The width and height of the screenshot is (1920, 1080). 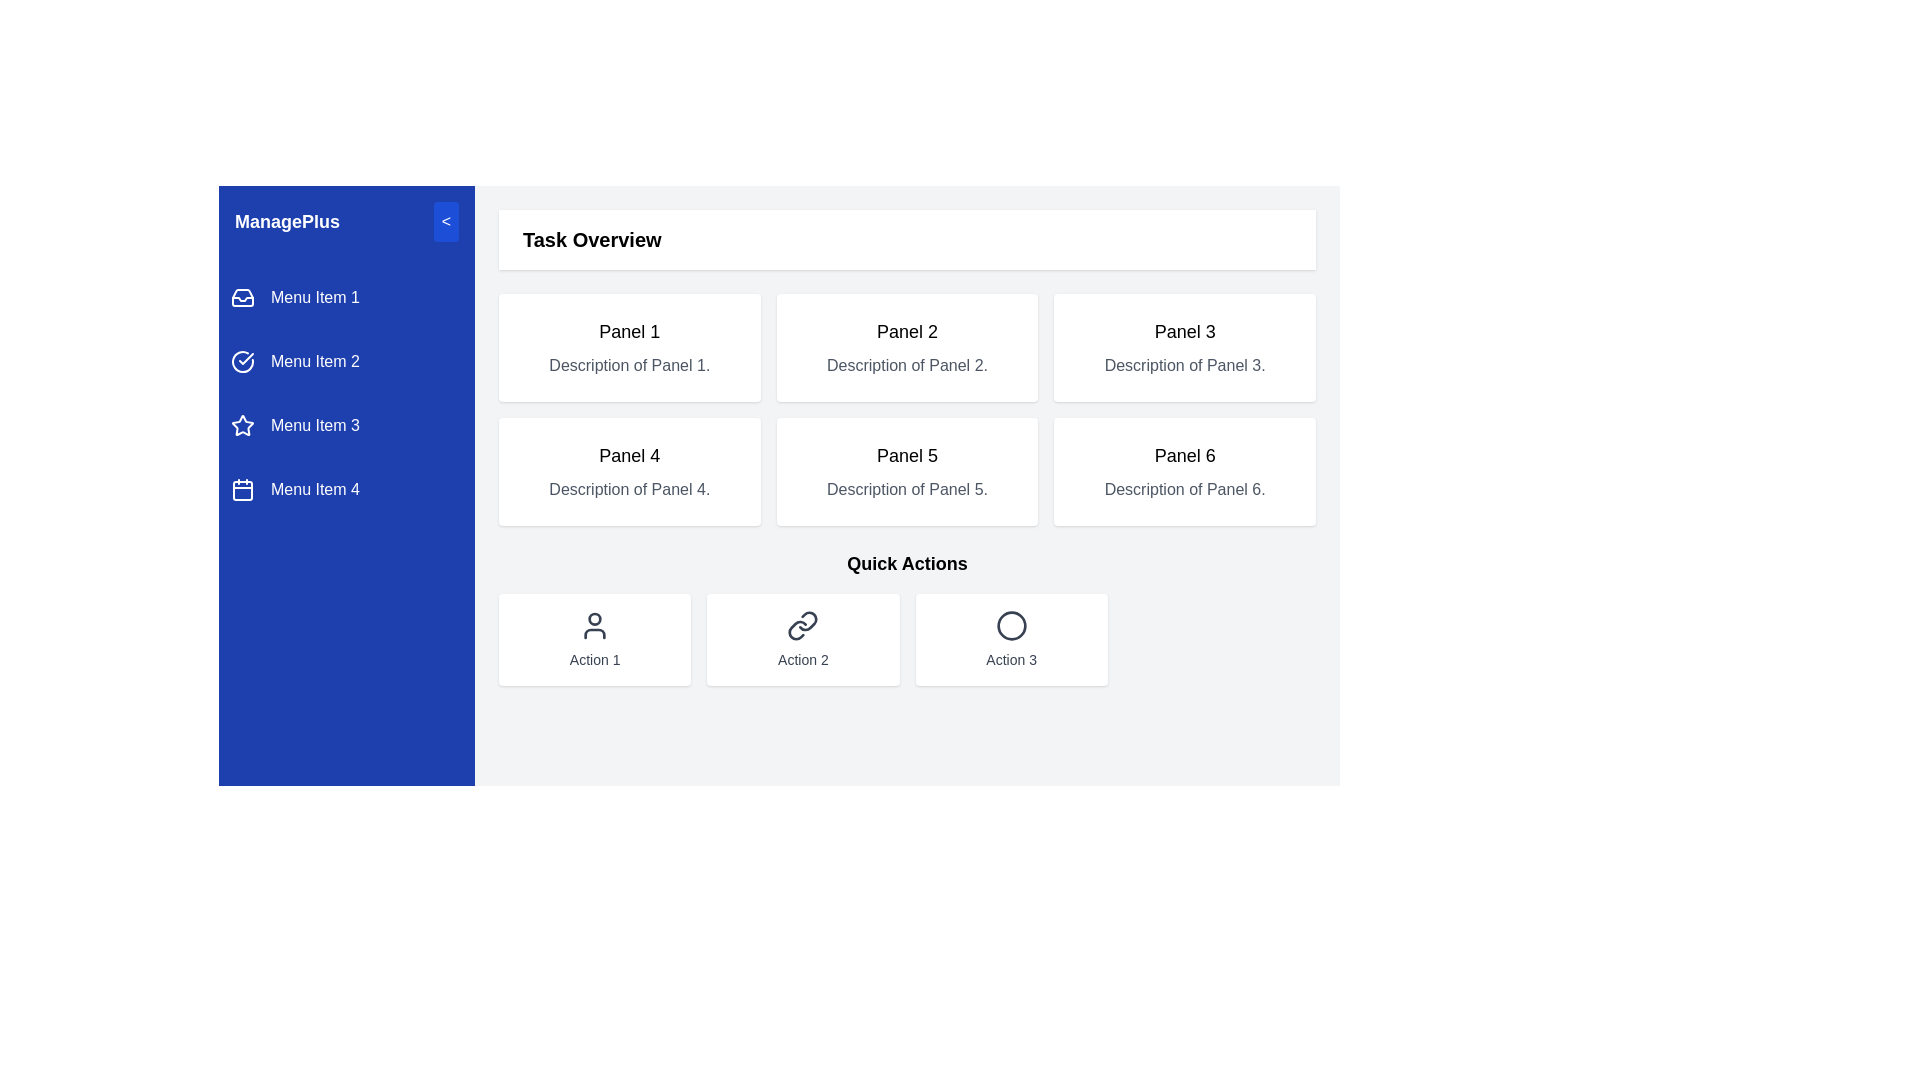 I want to click on the 'Menu Item 3' text label in the vertical navigation menu, so click(x=314, y=424).